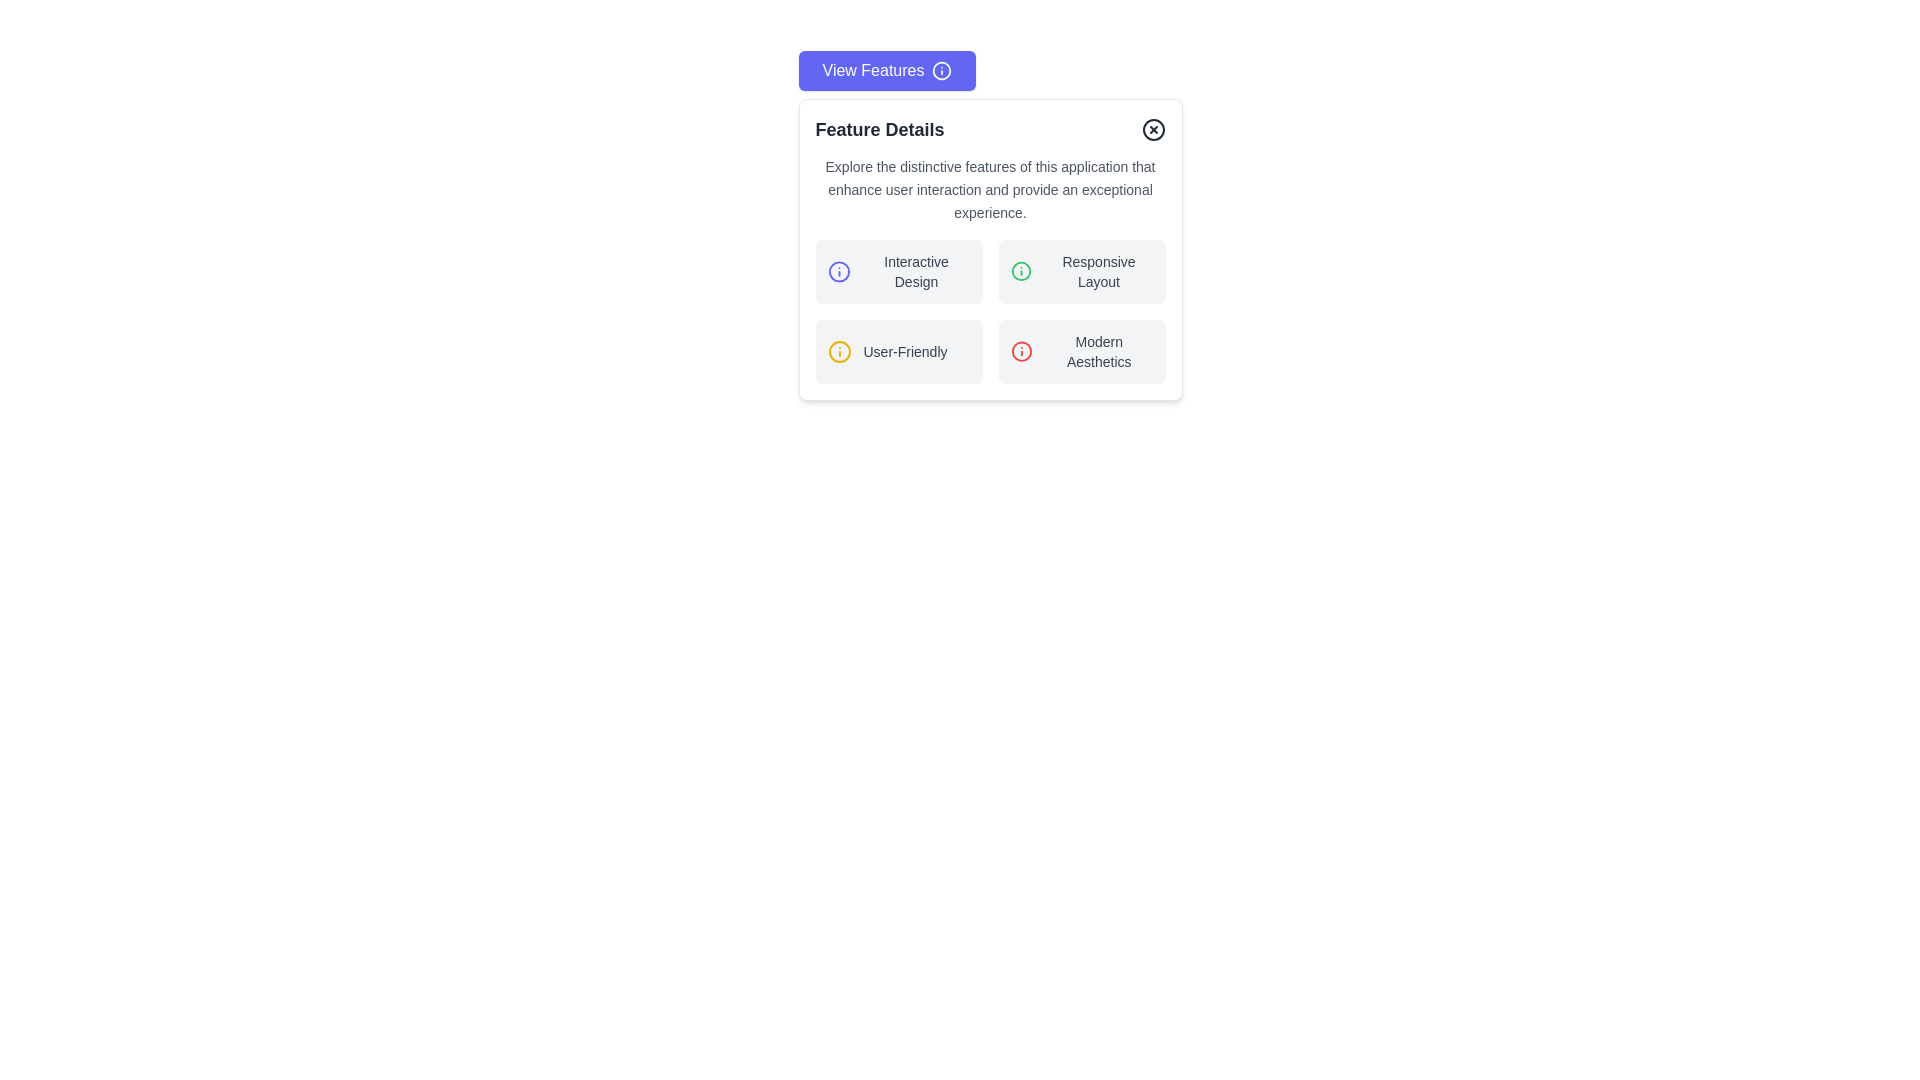 The width and height of the screenshot is (1920, 1080). Describe the element at coordinates (886, 69) in the screenshot. I see `the button located centrally at the top of the modal window` at that location.